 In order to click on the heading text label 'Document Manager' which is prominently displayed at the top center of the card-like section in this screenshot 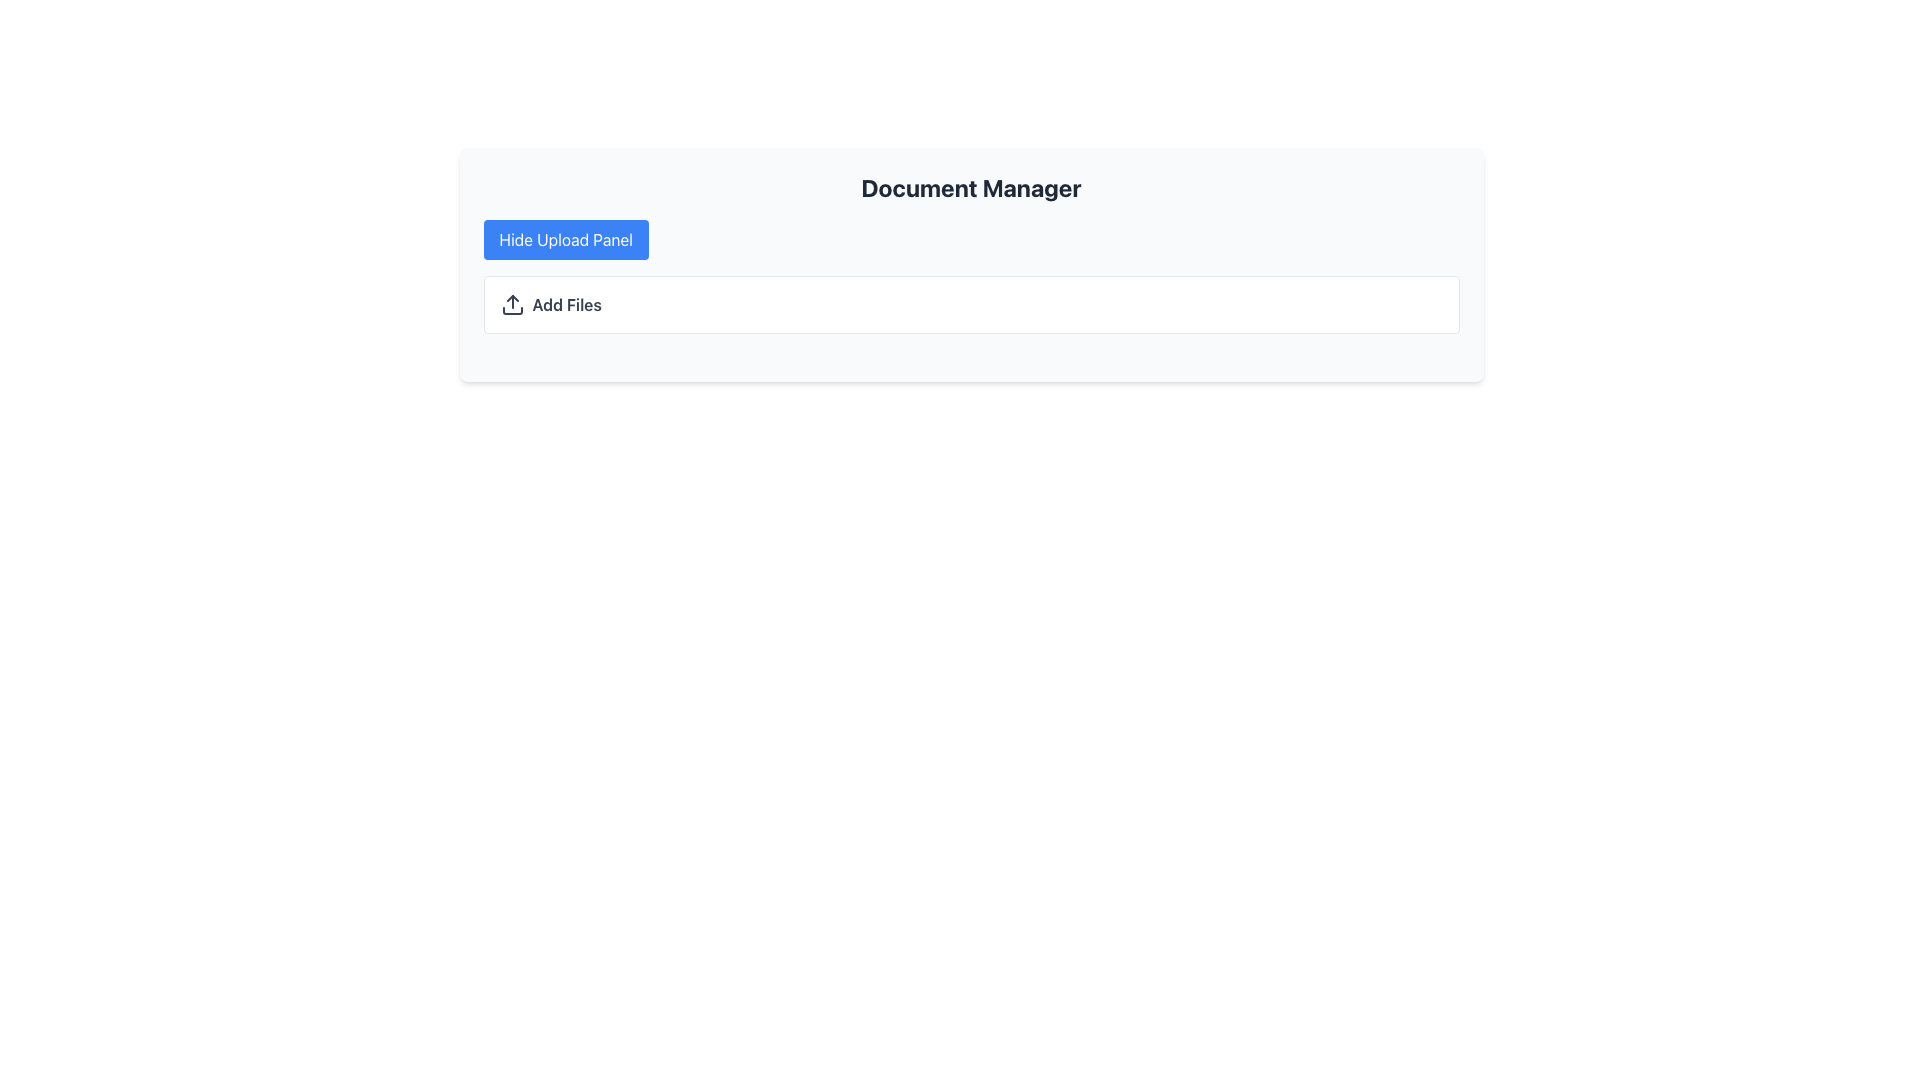, I will do `click(971, 188)`.